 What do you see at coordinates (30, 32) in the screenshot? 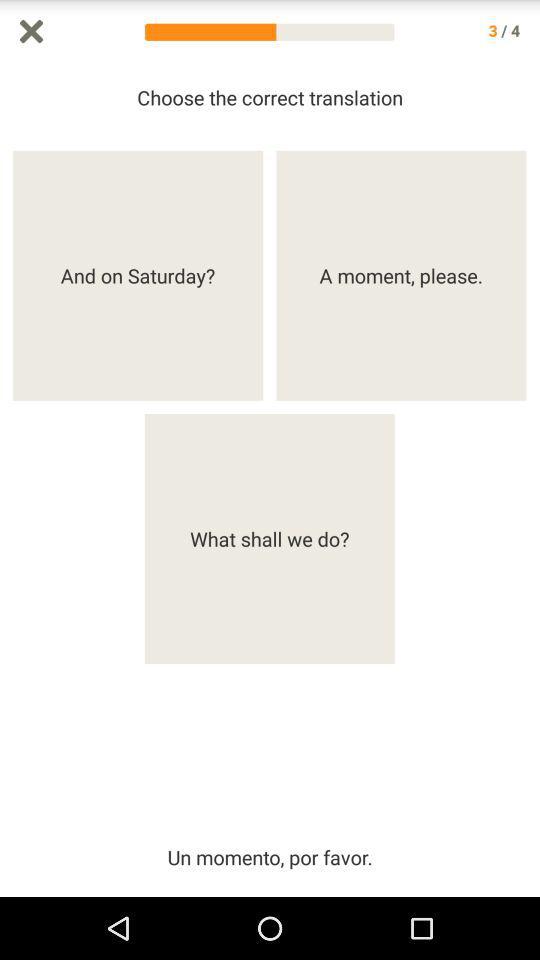
I see `the close icon` at bounding box center [30, 32].